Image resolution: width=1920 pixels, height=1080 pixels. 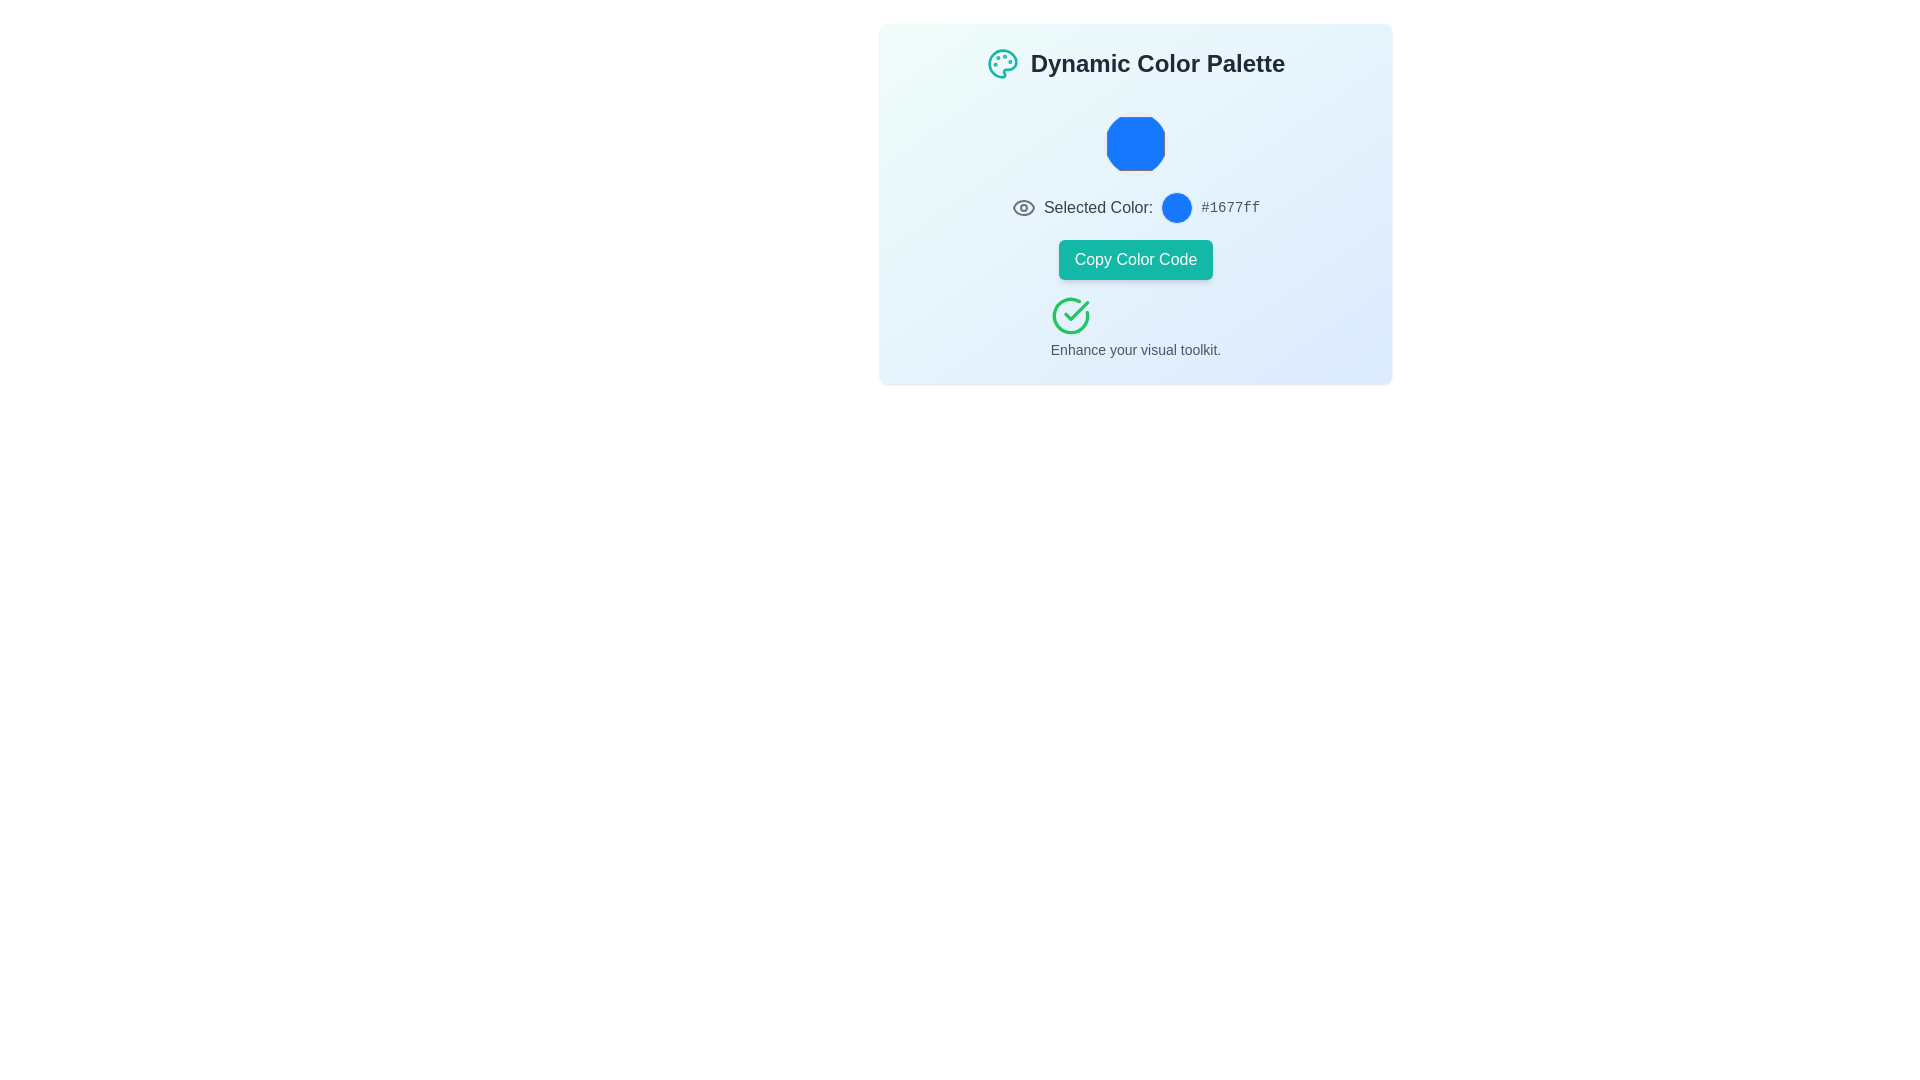 I want to click on the Decorative Icon located in the top-left position of the primary card component, which is aligned with the text 'Dynamic Color Palette', so click(x=1002, y=63).